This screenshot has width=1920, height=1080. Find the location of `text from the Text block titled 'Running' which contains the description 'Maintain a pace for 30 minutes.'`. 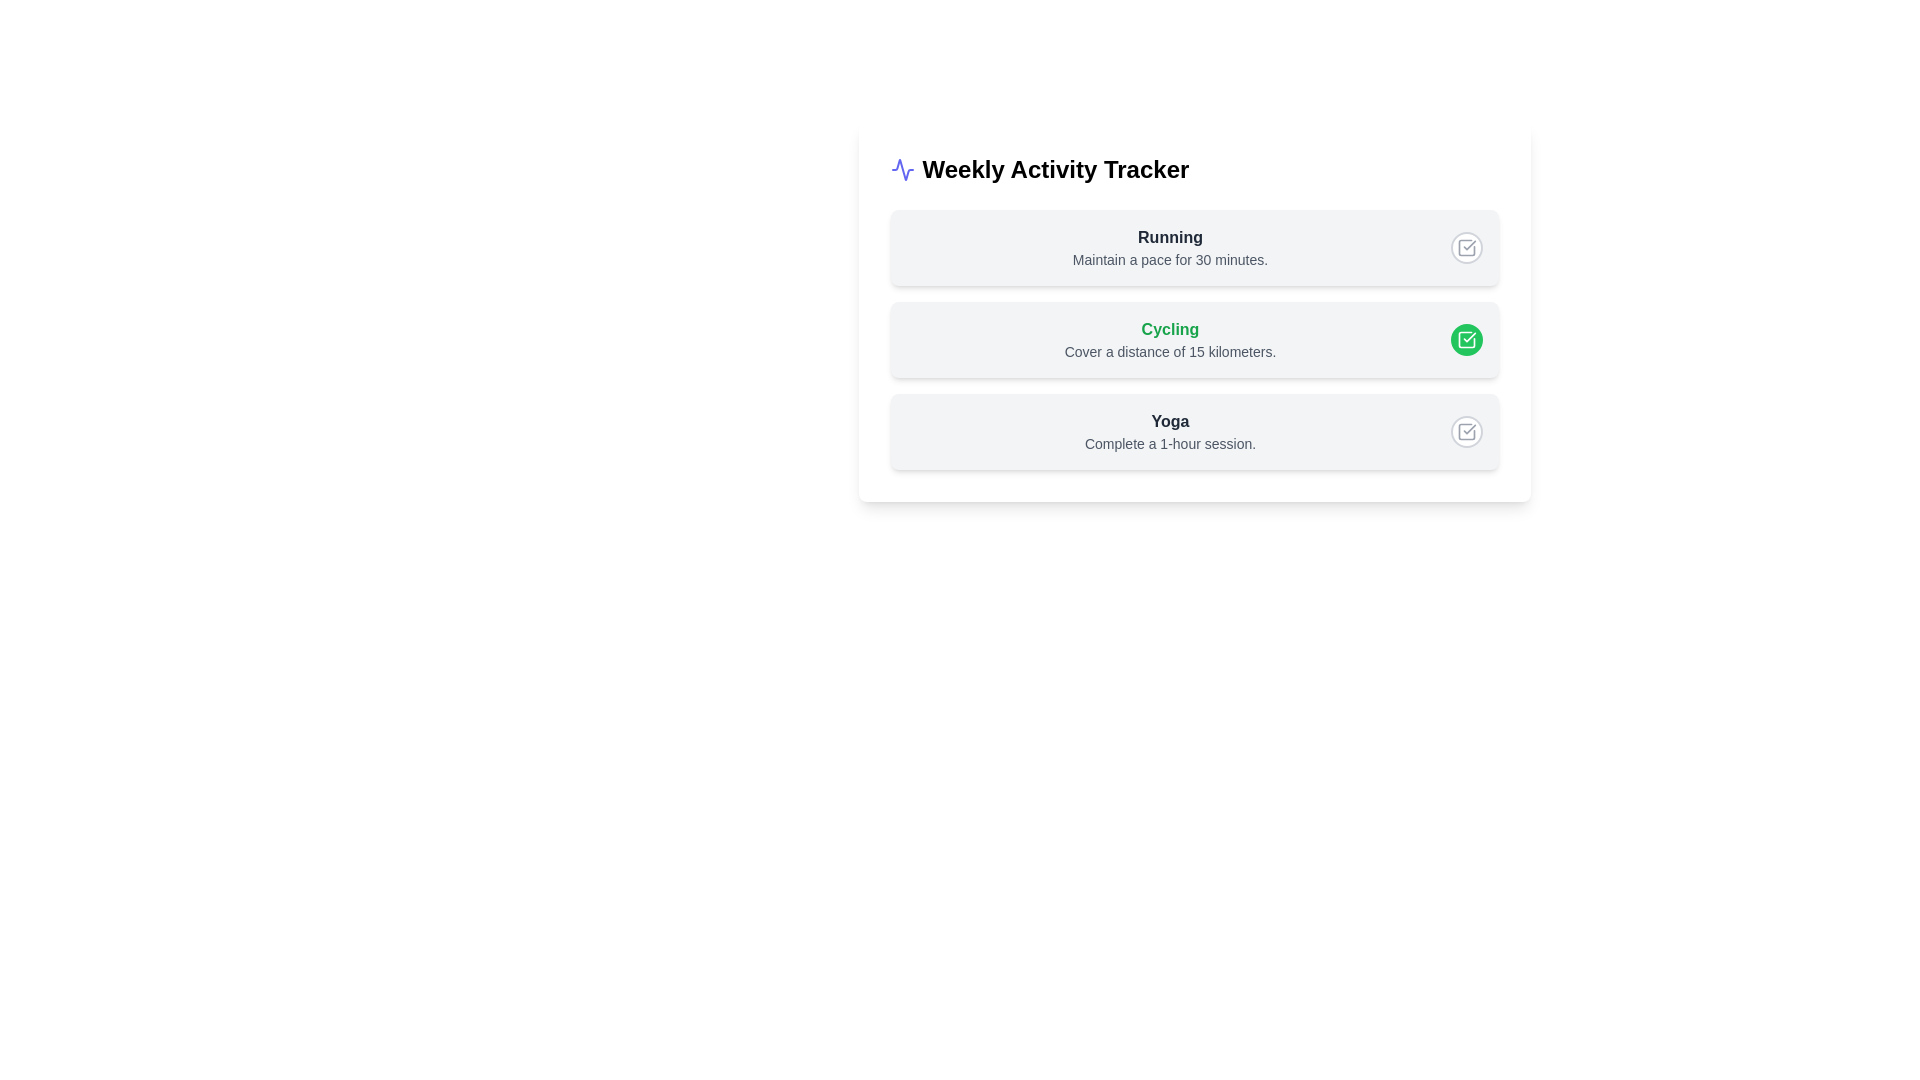

text from the Text block titled 'Running' which contains the description 'Maintain a pace for 30 minutes.' is located at coordinates (1170, 246).